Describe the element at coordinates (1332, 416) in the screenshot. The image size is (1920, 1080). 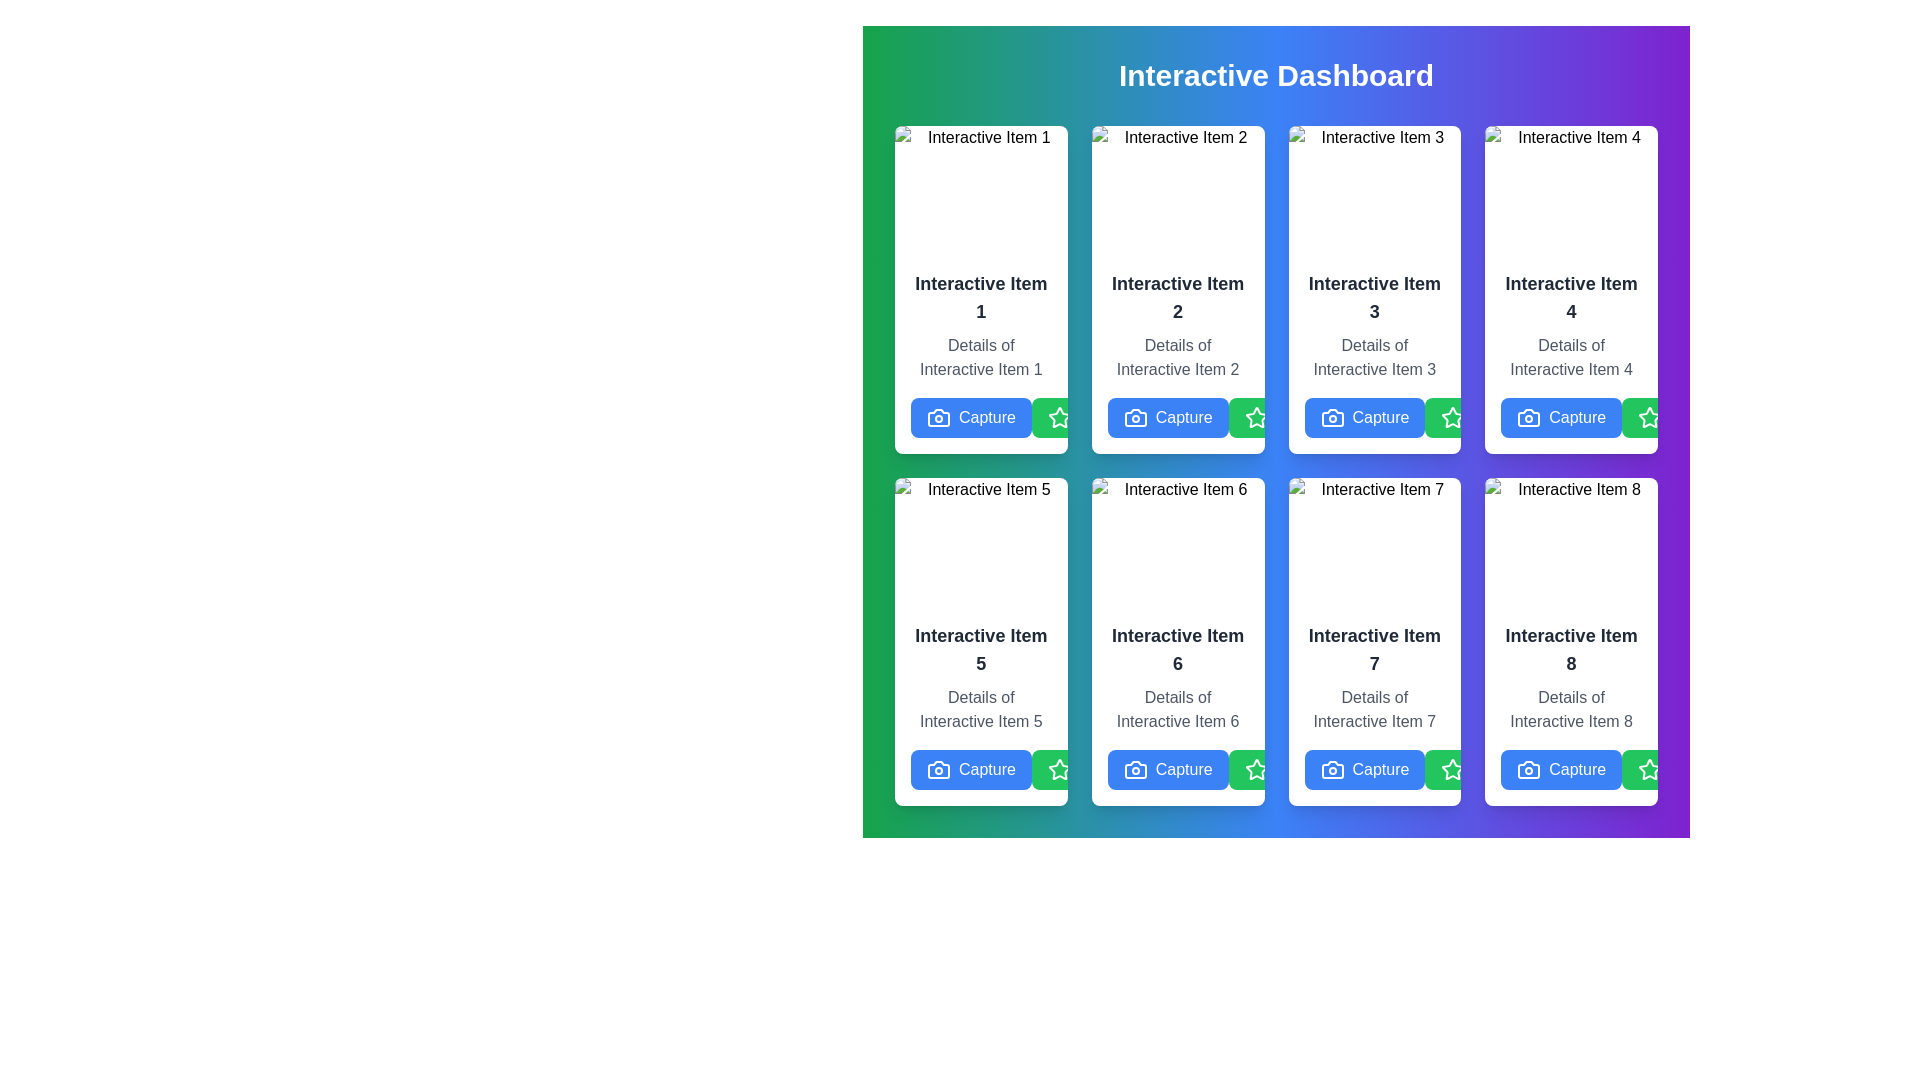
I see `the decorative icon within the 'Capture' button located in the third card of the grid layout, which indicates capturing or recording functionality` at that location.